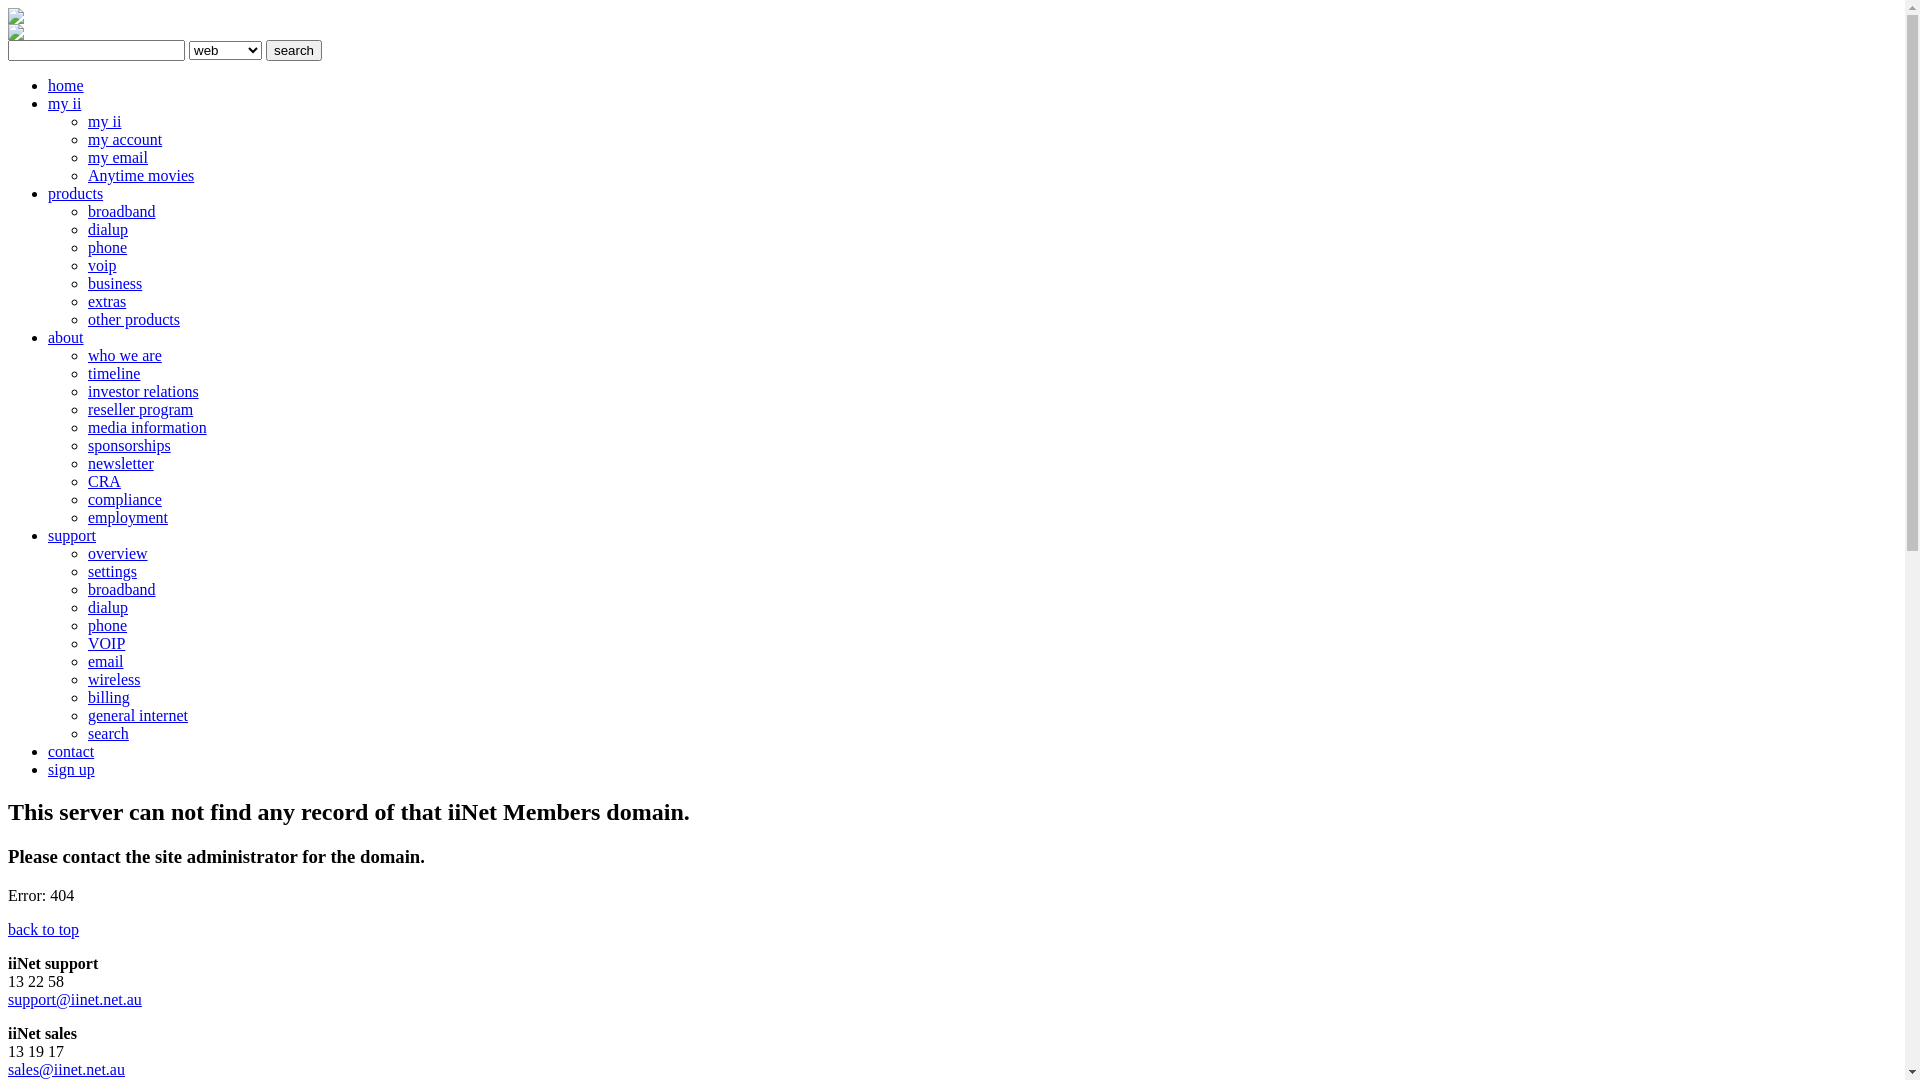  I want to click on 'investor relations', so click(86, 391).